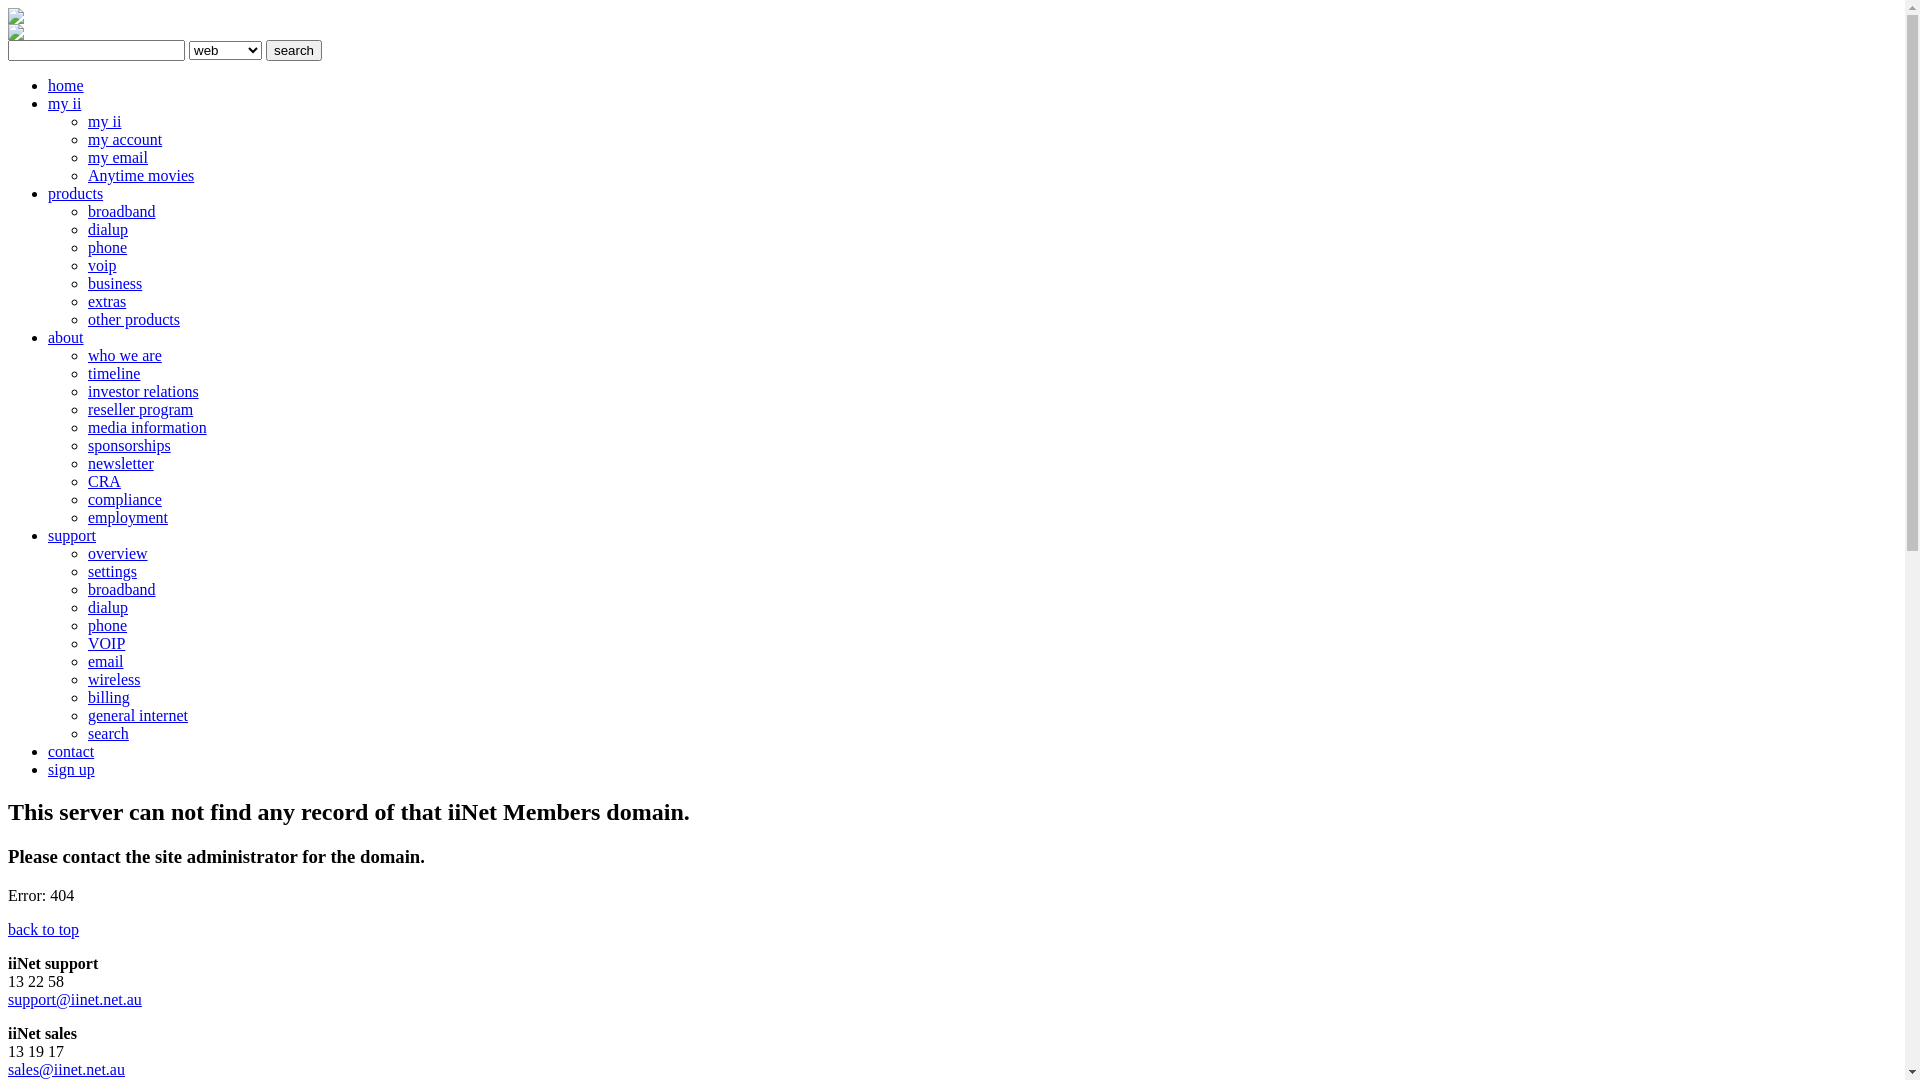  I want to click on 'investor relations', so click(86, 391).